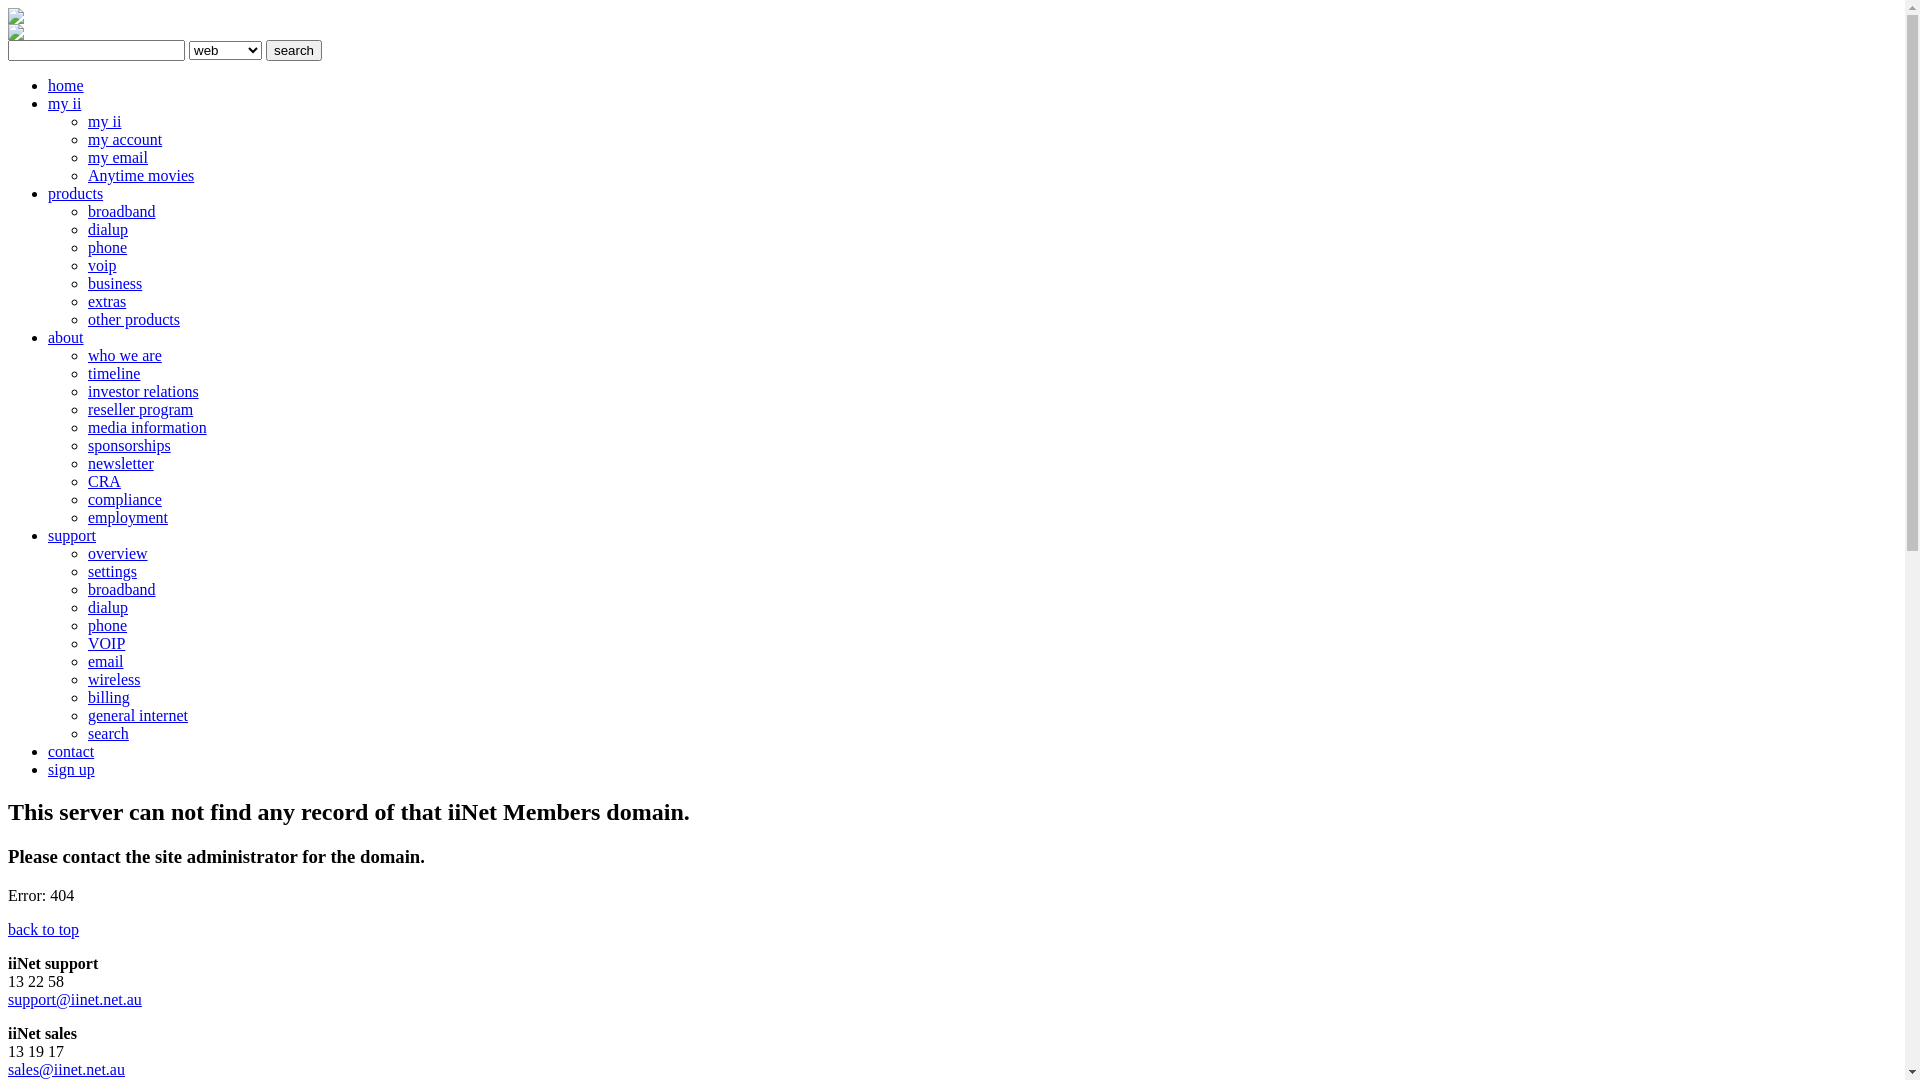  I want to click on 'investor relations', so click(86, 391).